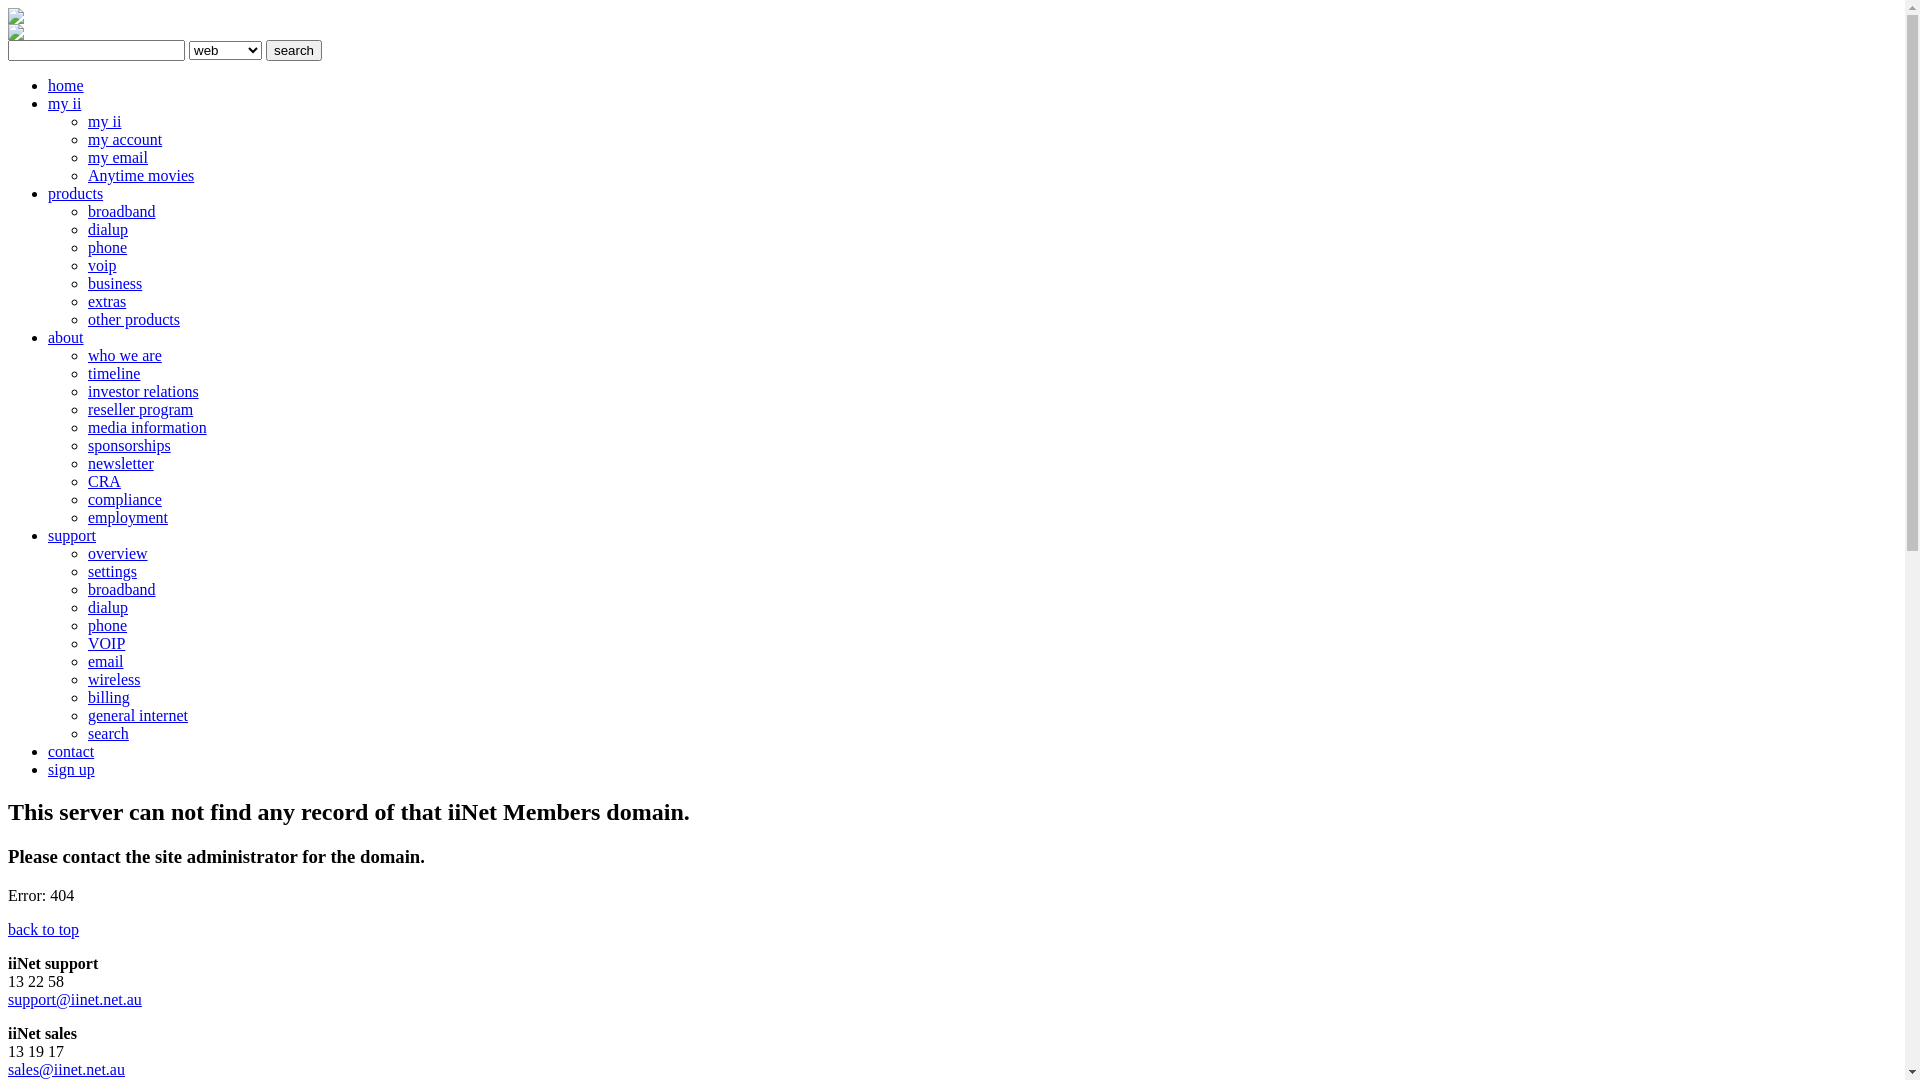  I want to click on 'investor relations', so click(86, 391).